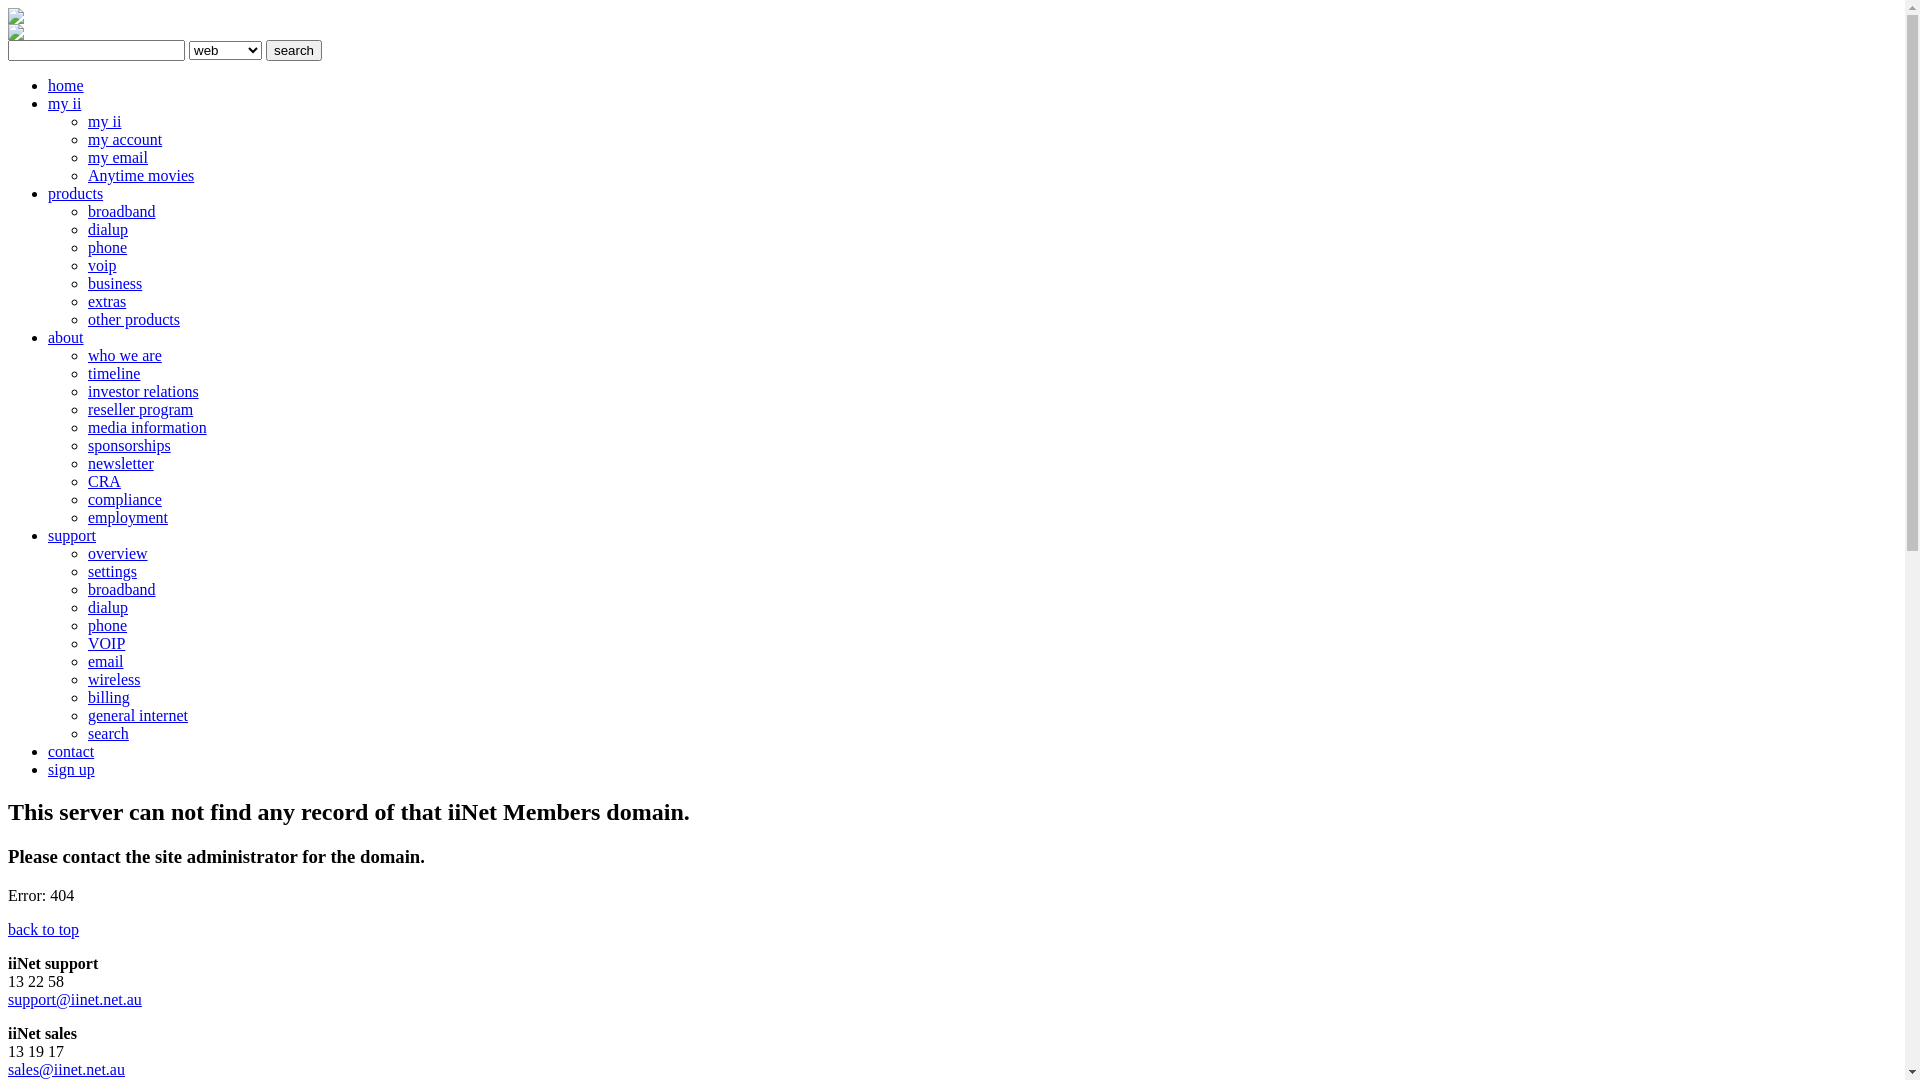  I want to click on 'investor relations', so click(86, 391).